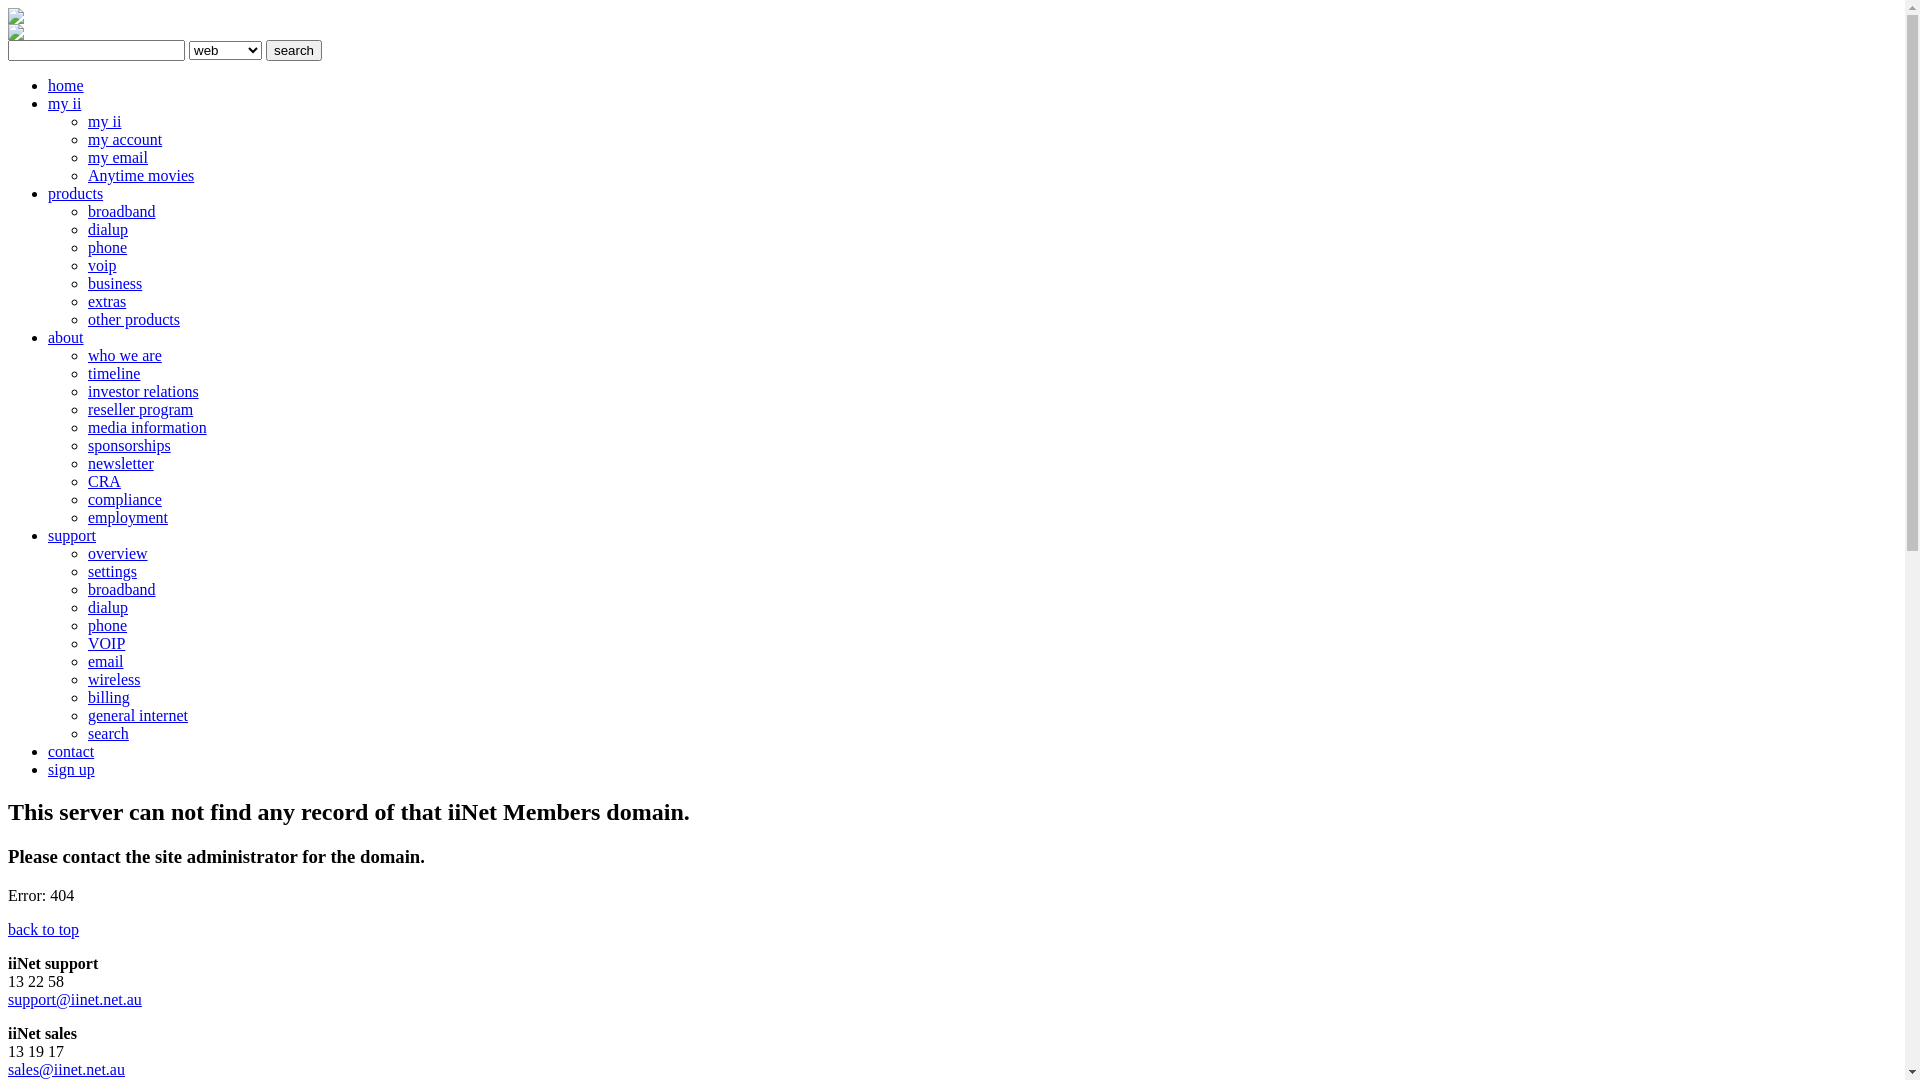  I want to click on 'investor relations', so click(86, 391).